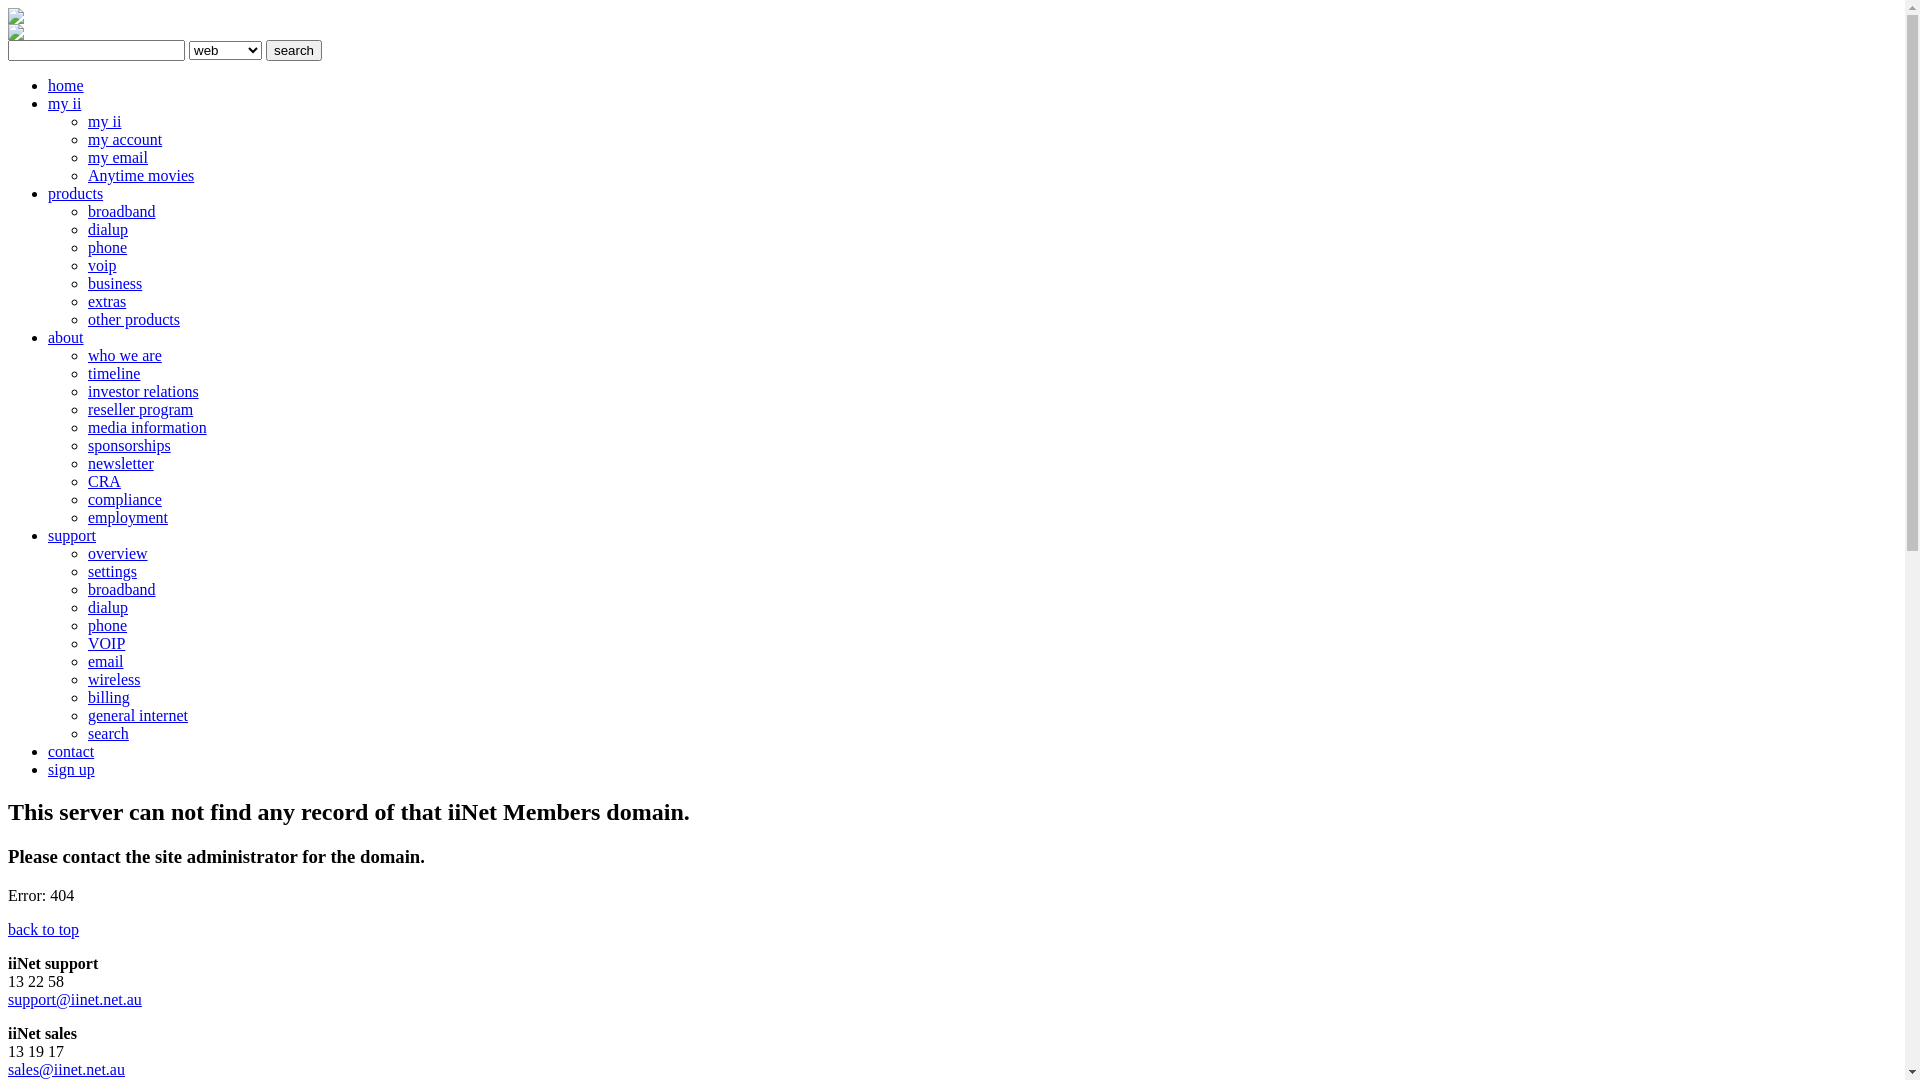  I want to click on 'investor relations', so click(86, 391).